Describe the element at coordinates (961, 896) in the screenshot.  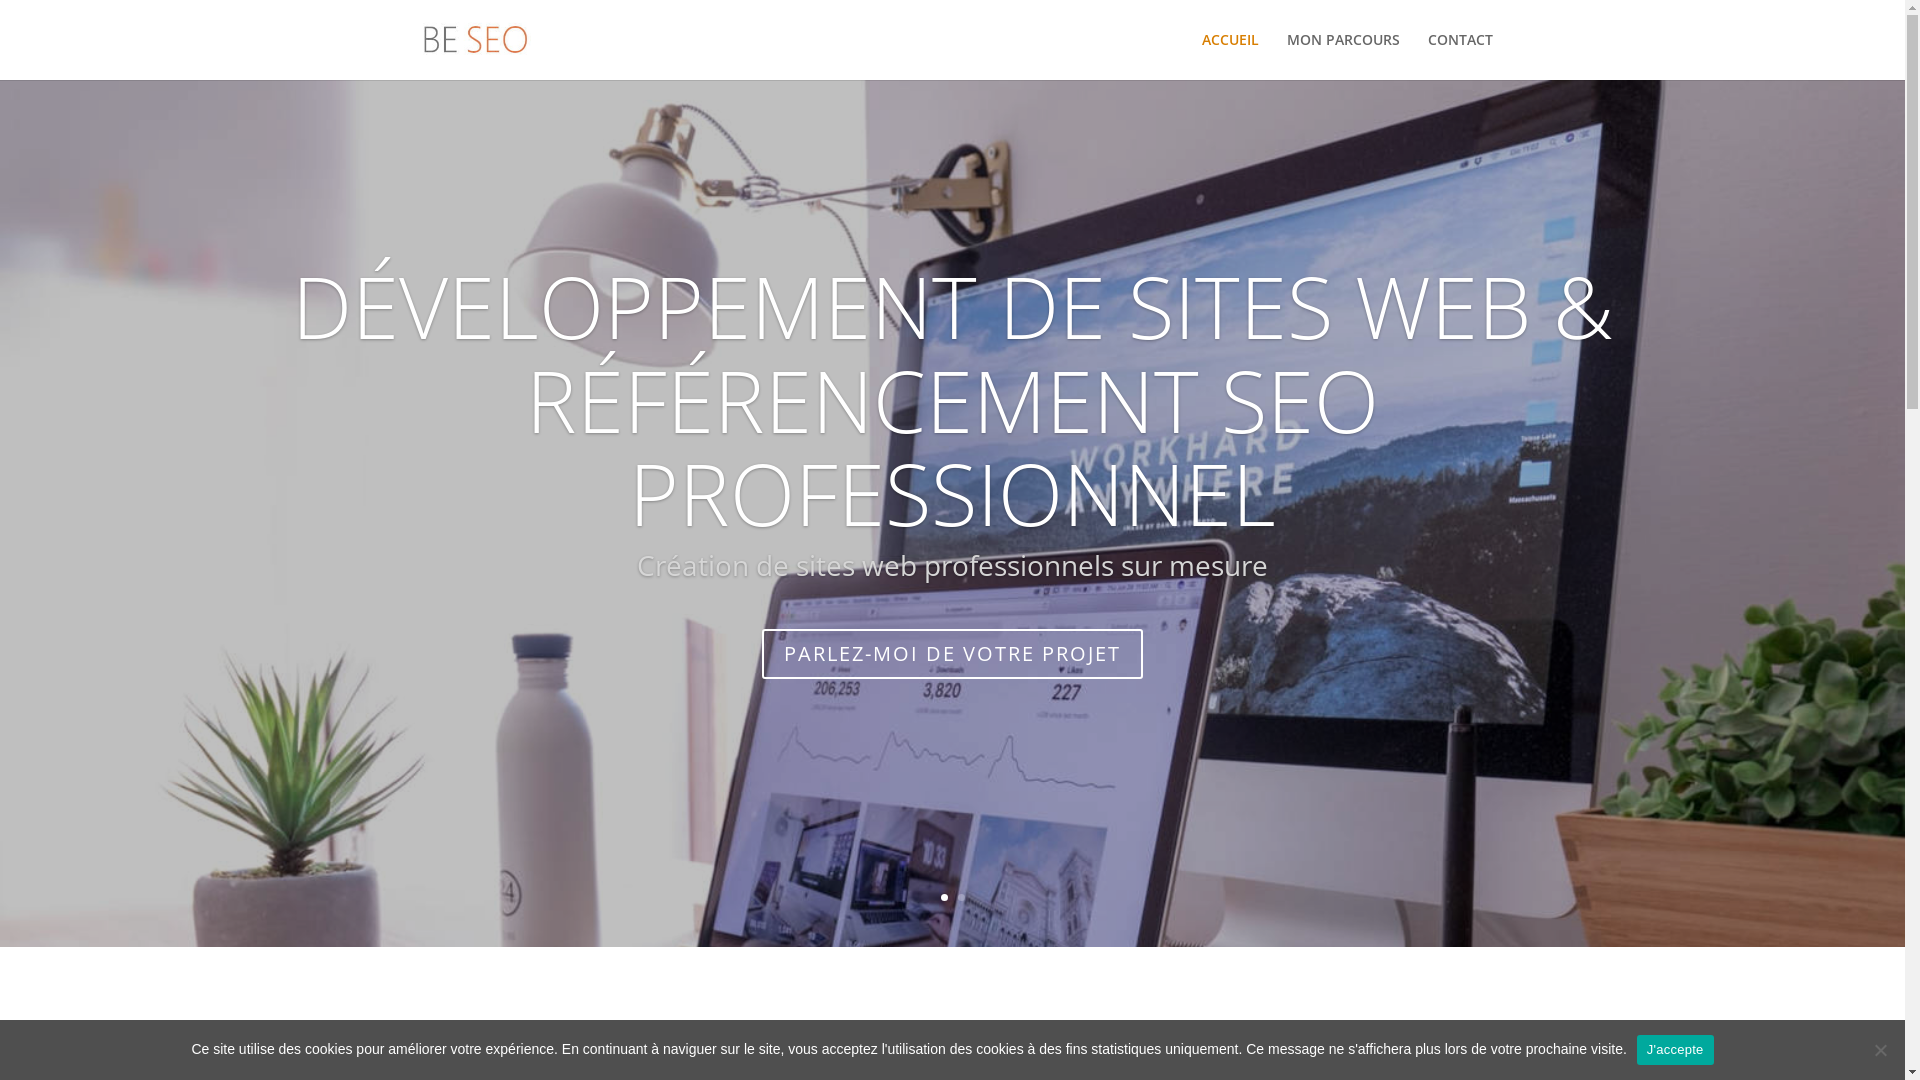
I see `'2'` at that location.